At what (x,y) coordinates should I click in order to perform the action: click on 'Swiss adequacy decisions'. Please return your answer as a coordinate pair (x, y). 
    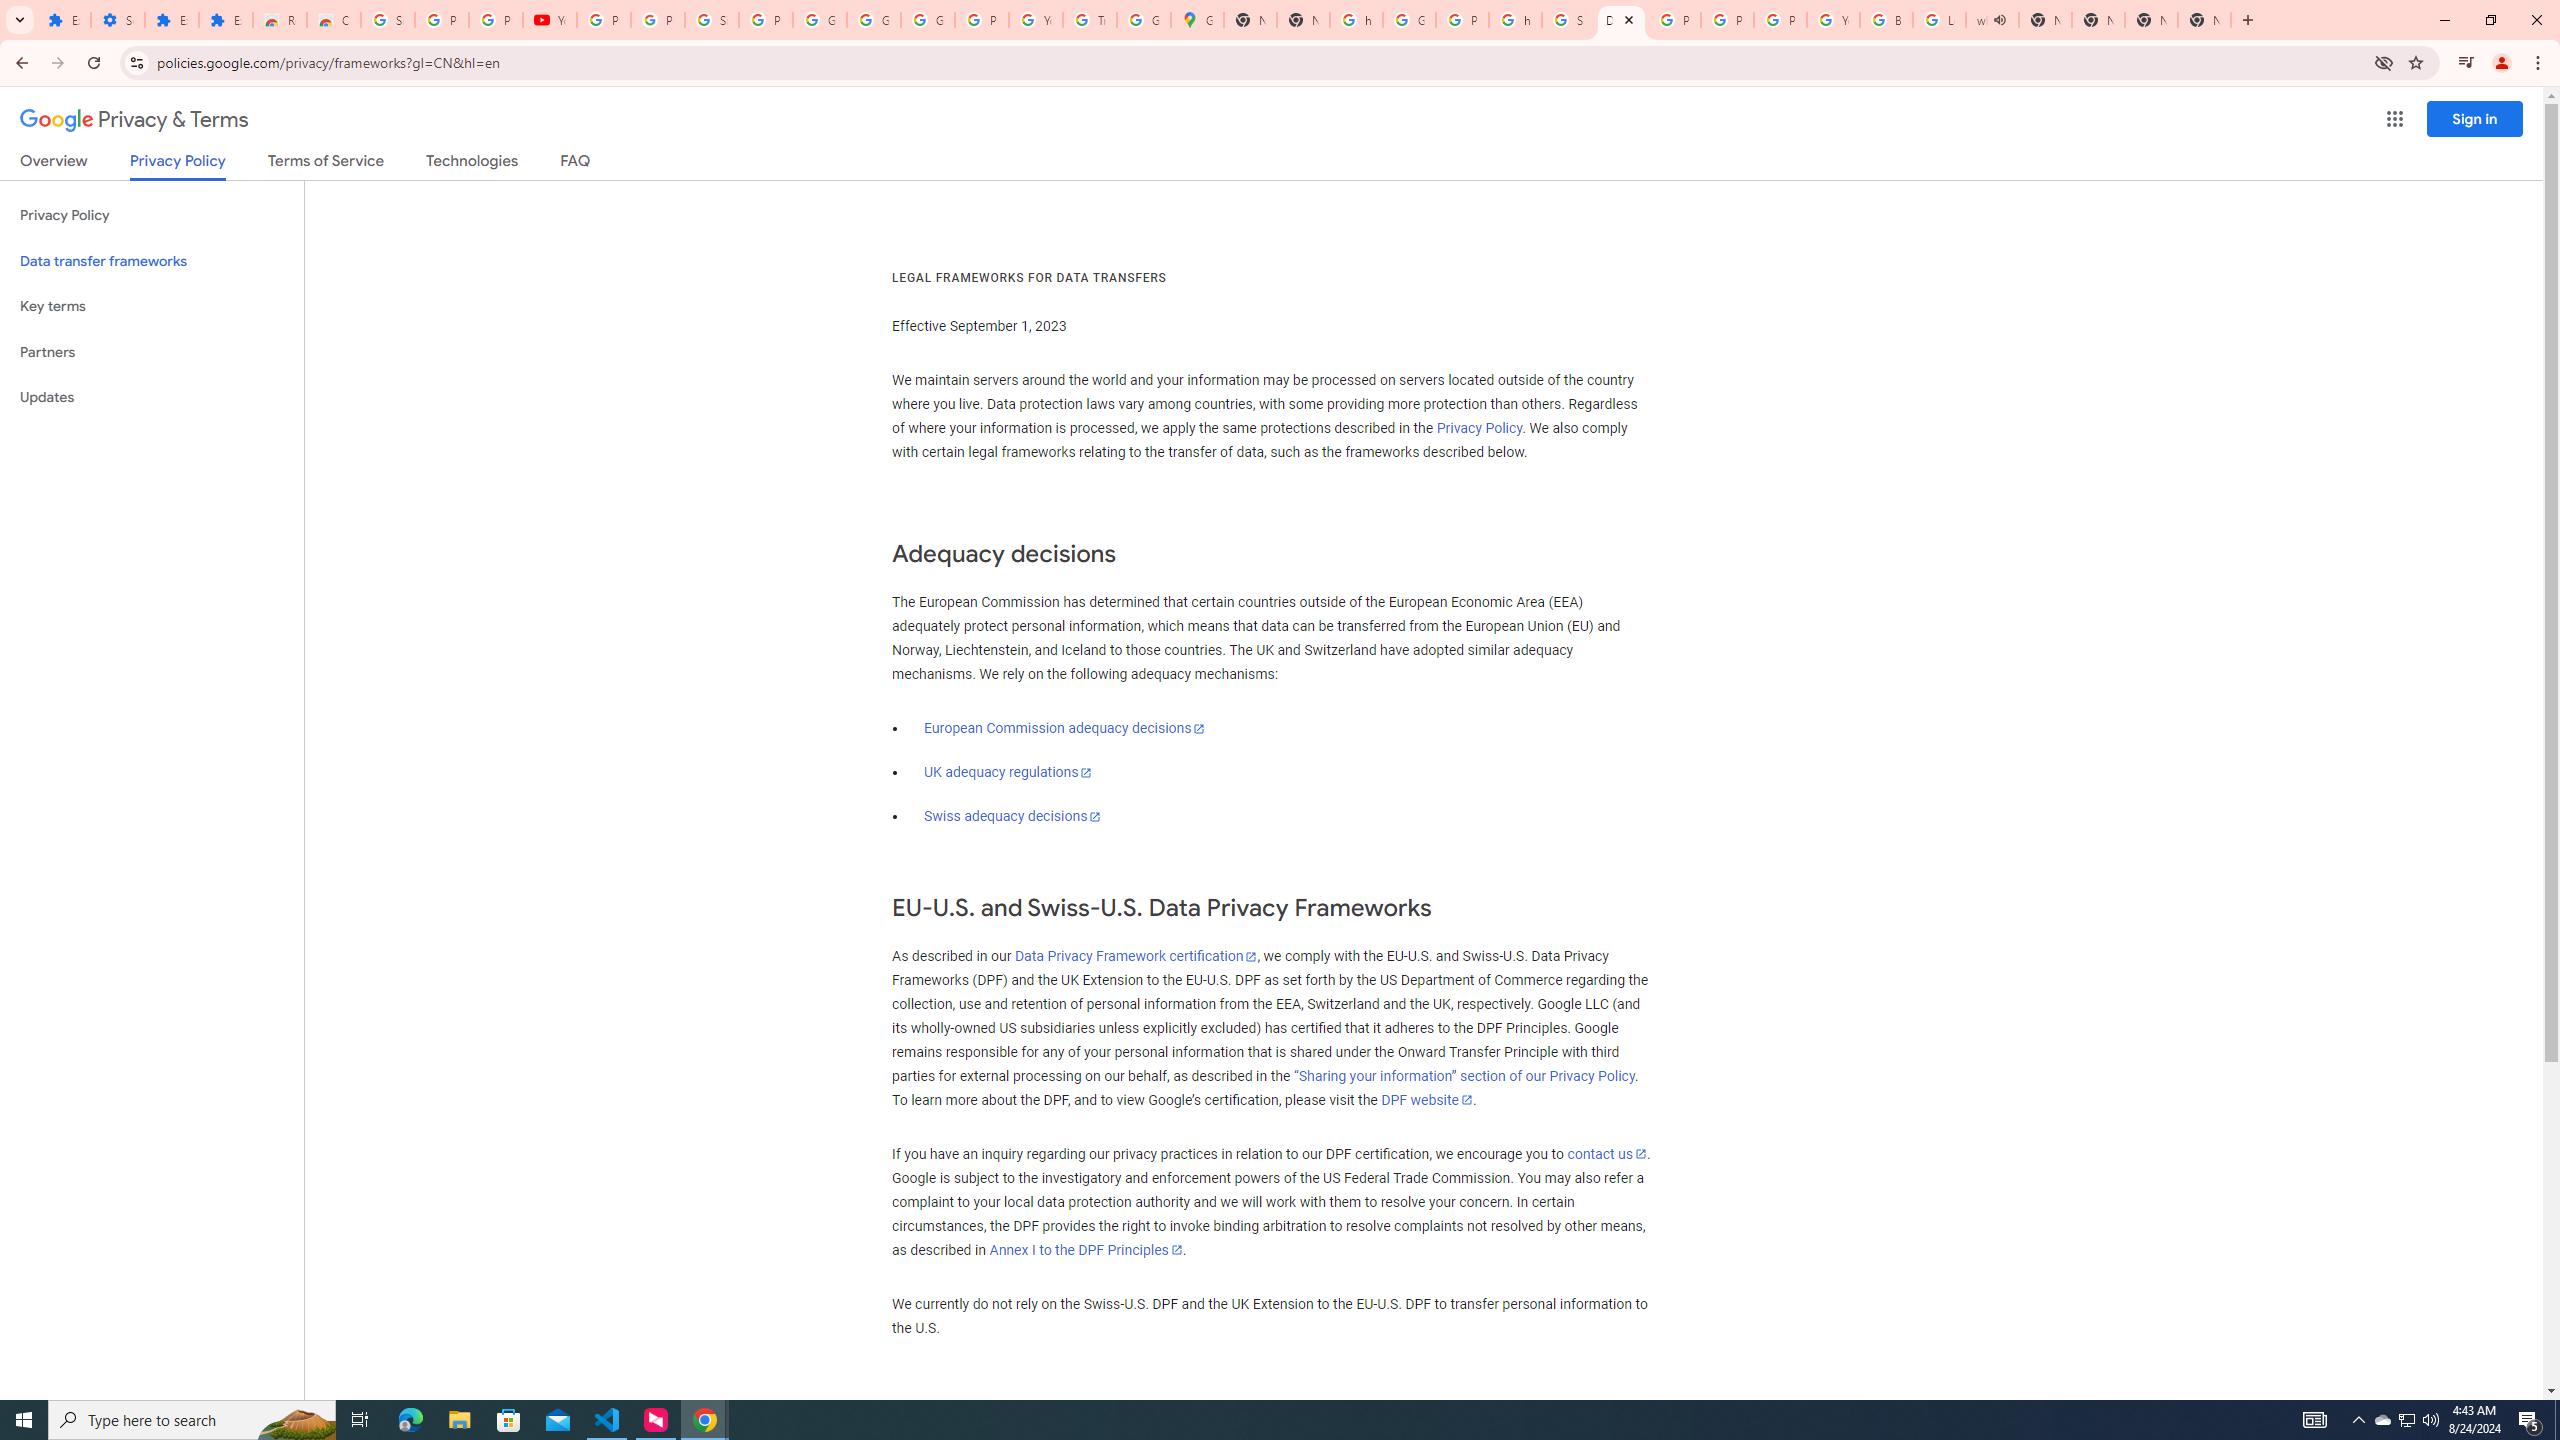
    Looking at the image, I should click on (1011, 816).